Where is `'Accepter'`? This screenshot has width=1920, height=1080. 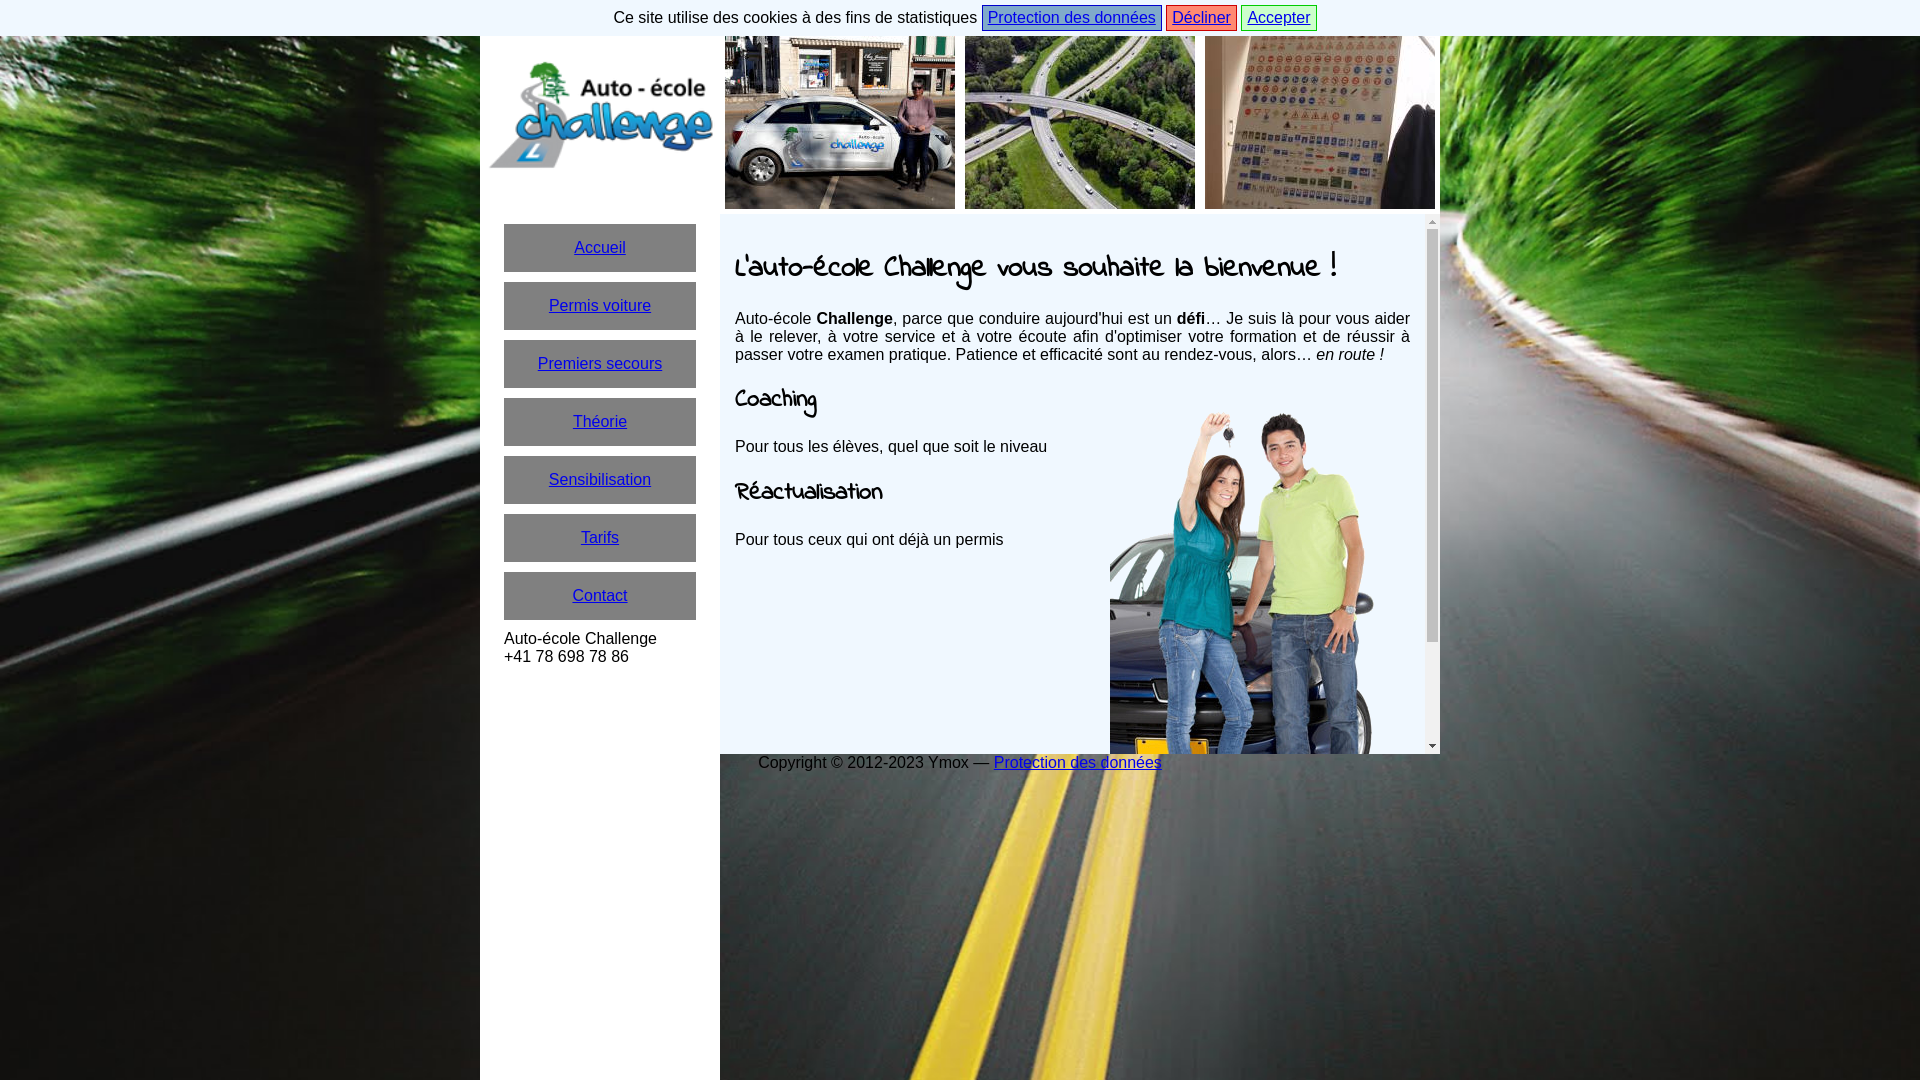
'Accepter' is located at coordinates (1277, 18).